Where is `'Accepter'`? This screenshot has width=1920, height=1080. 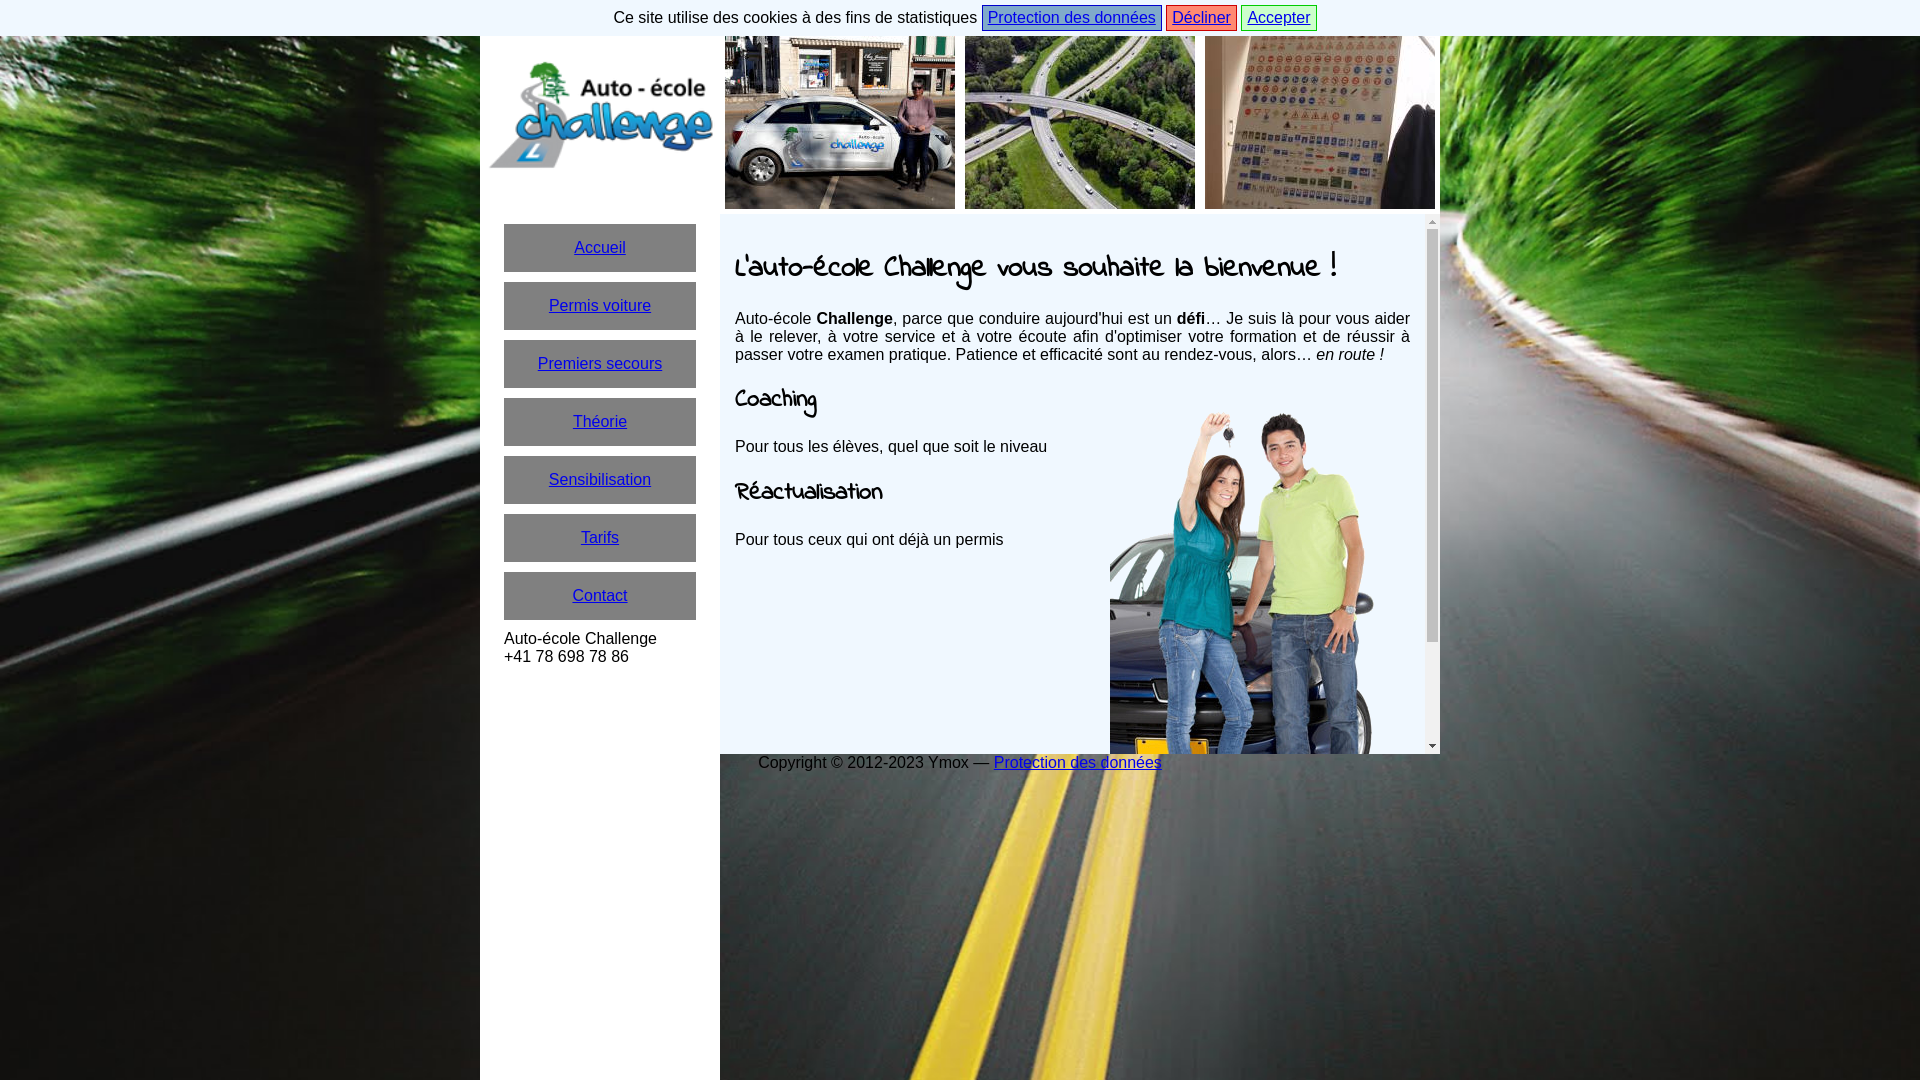
'Accepter' is located at coordinates (1277, 18).